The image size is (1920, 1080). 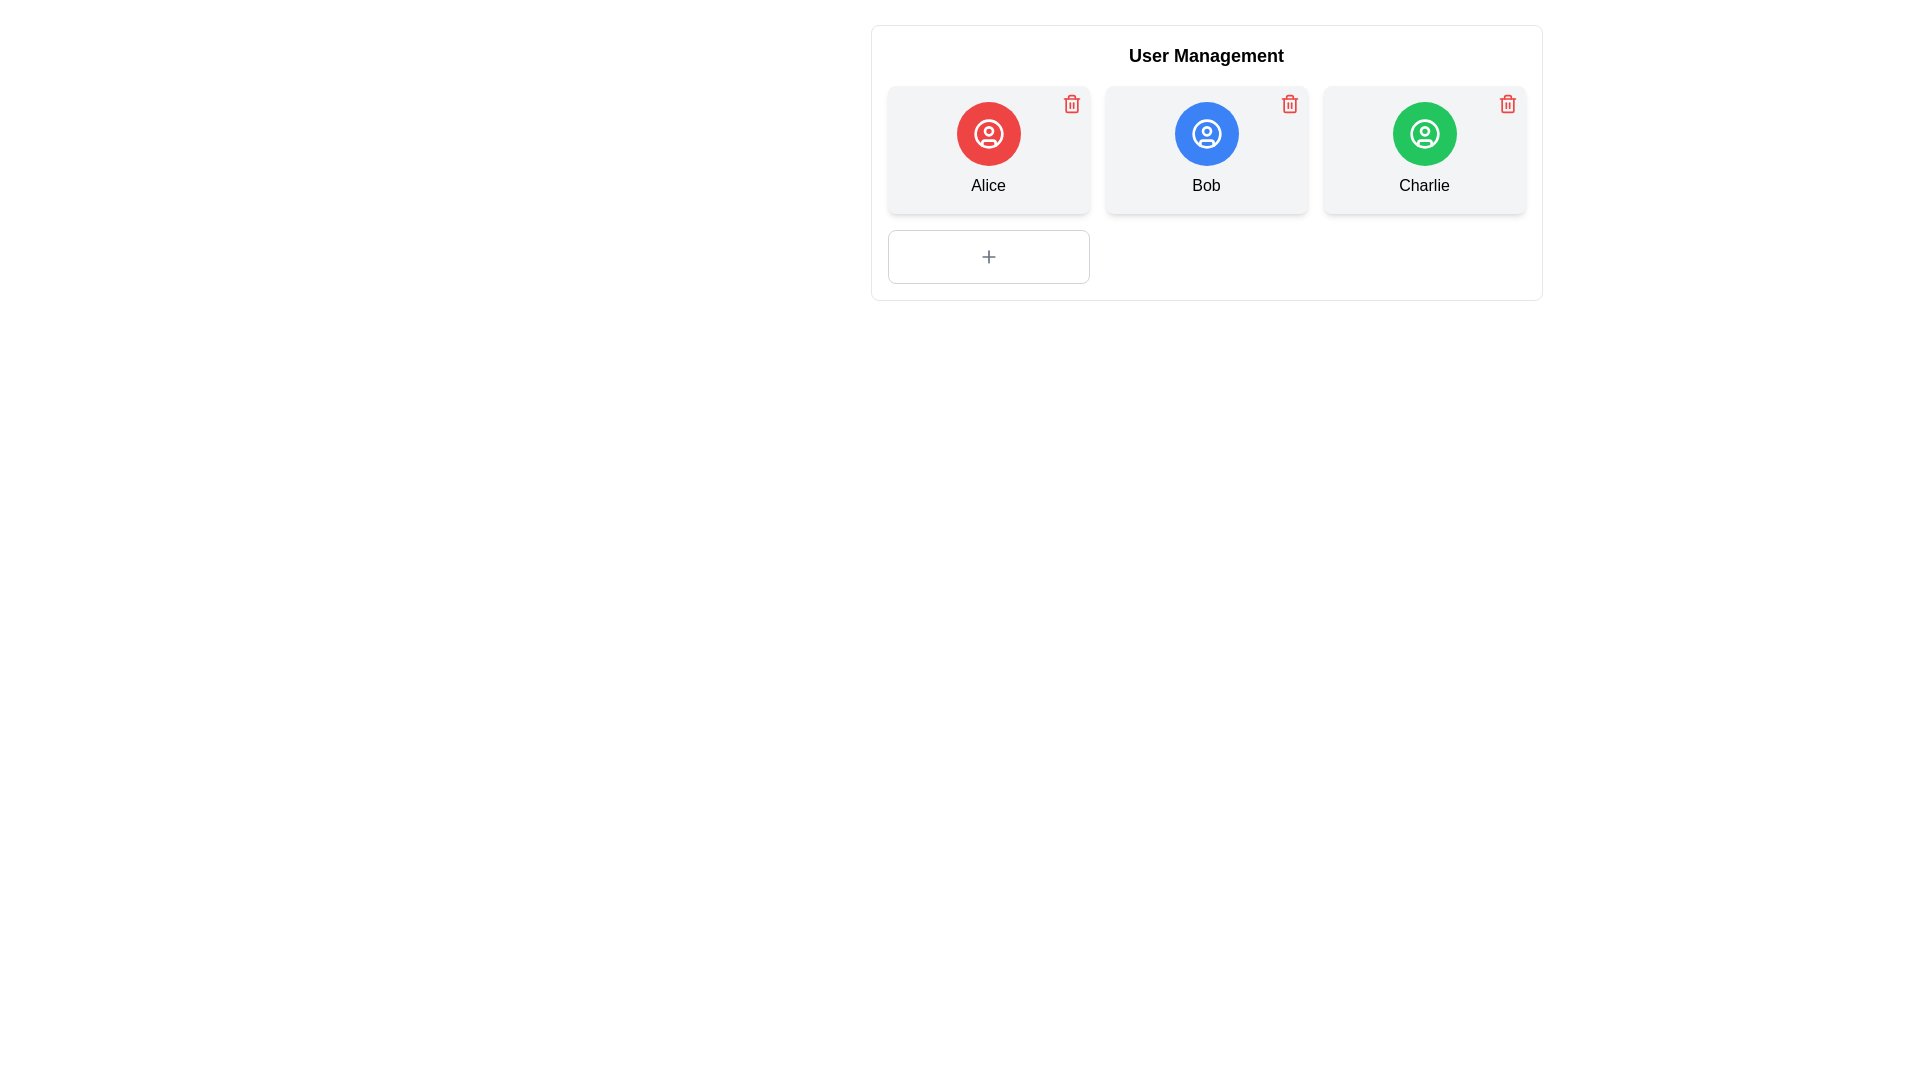 What do you see at coordinates (1205, 134) in the screenshot?
I see `the user icon representing 'Bob' in the user management interface, which is the second icon in the horizontal list of user representations` at bounding box center [1205, 134].